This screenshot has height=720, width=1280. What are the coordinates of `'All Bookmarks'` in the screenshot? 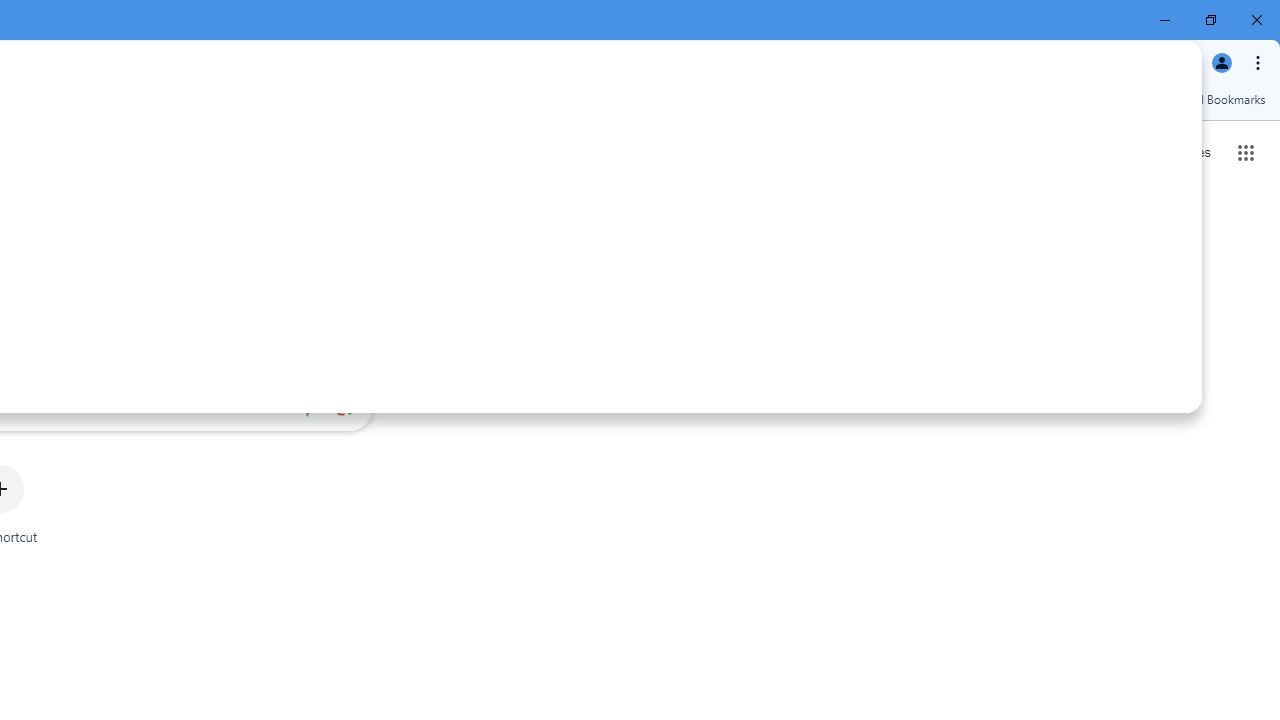 It's located at (1214, 99).